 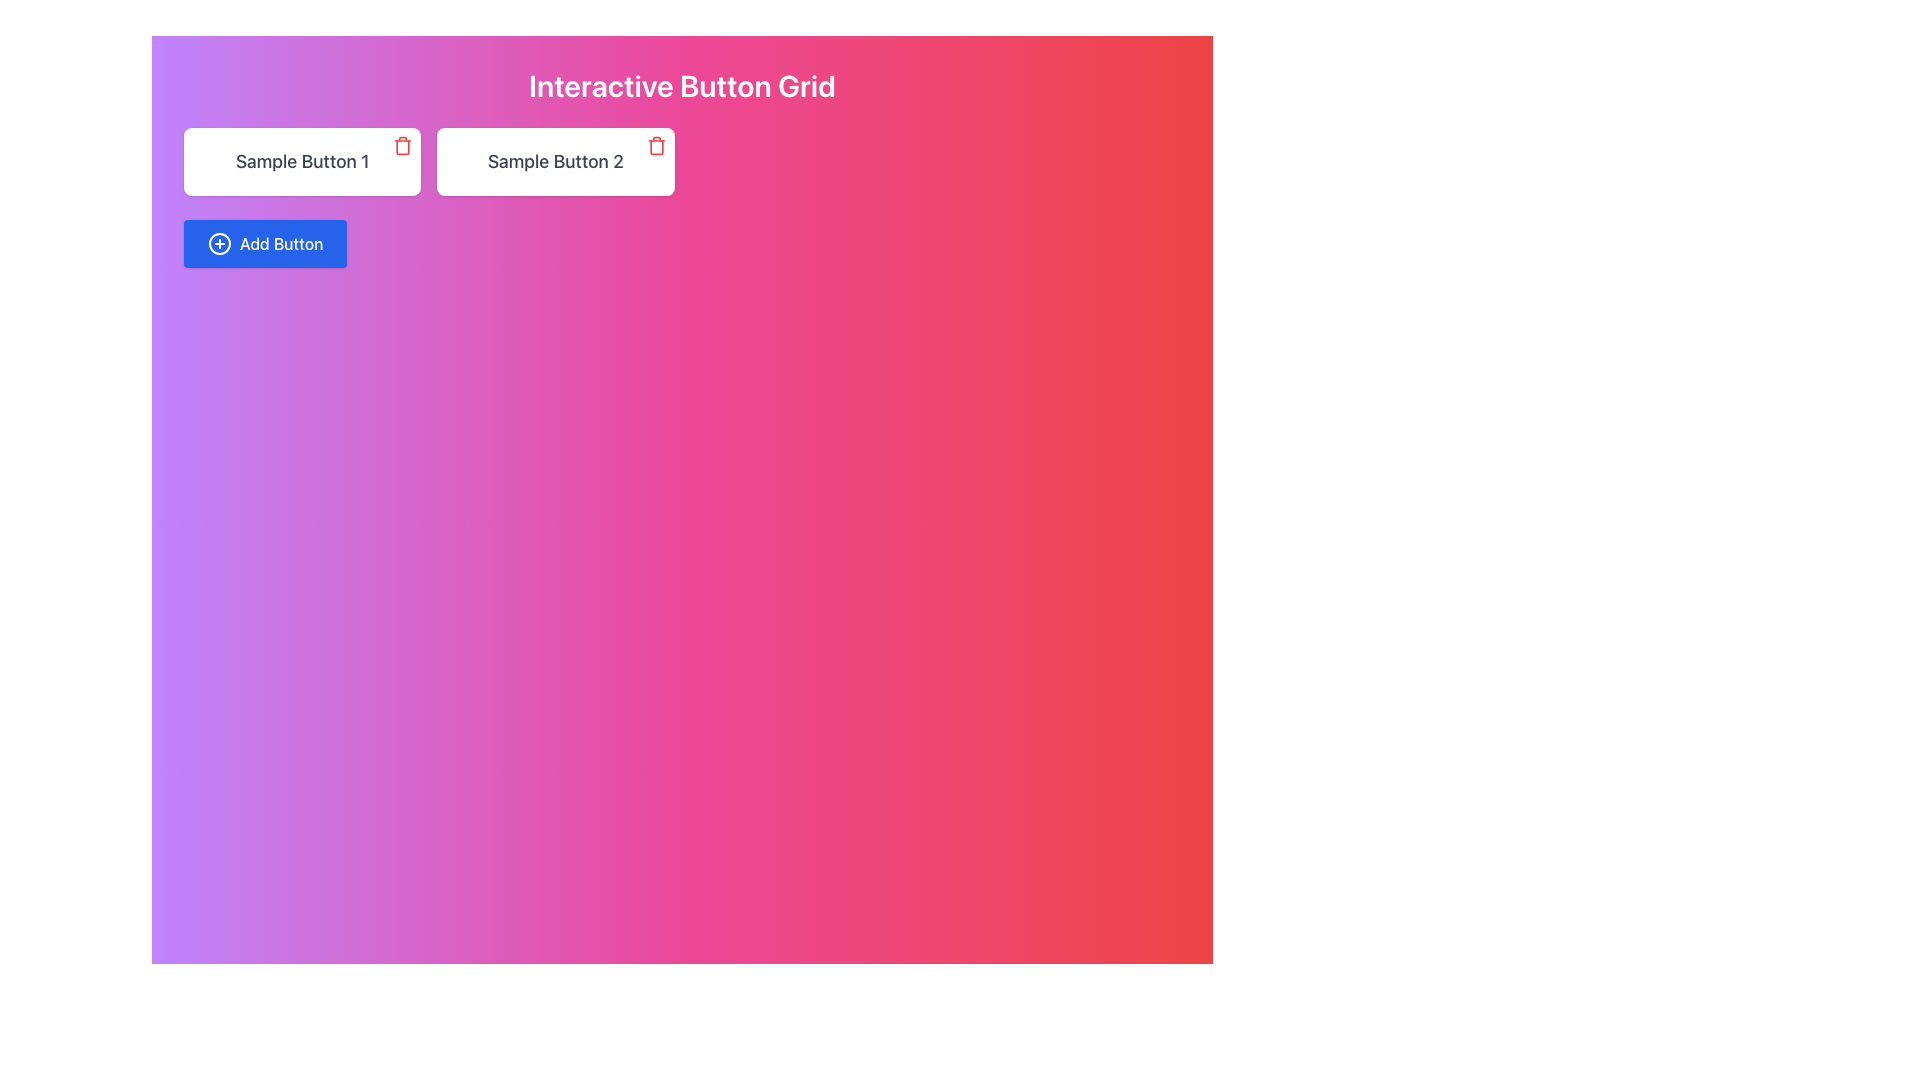 What do you see at coordinates (220, 242) in the screenshot?
I see `the color and description of the circular plus sign icon located within the 'Add Button' element in the bottom-left corner of the interface` at bounding box center [220, 242].